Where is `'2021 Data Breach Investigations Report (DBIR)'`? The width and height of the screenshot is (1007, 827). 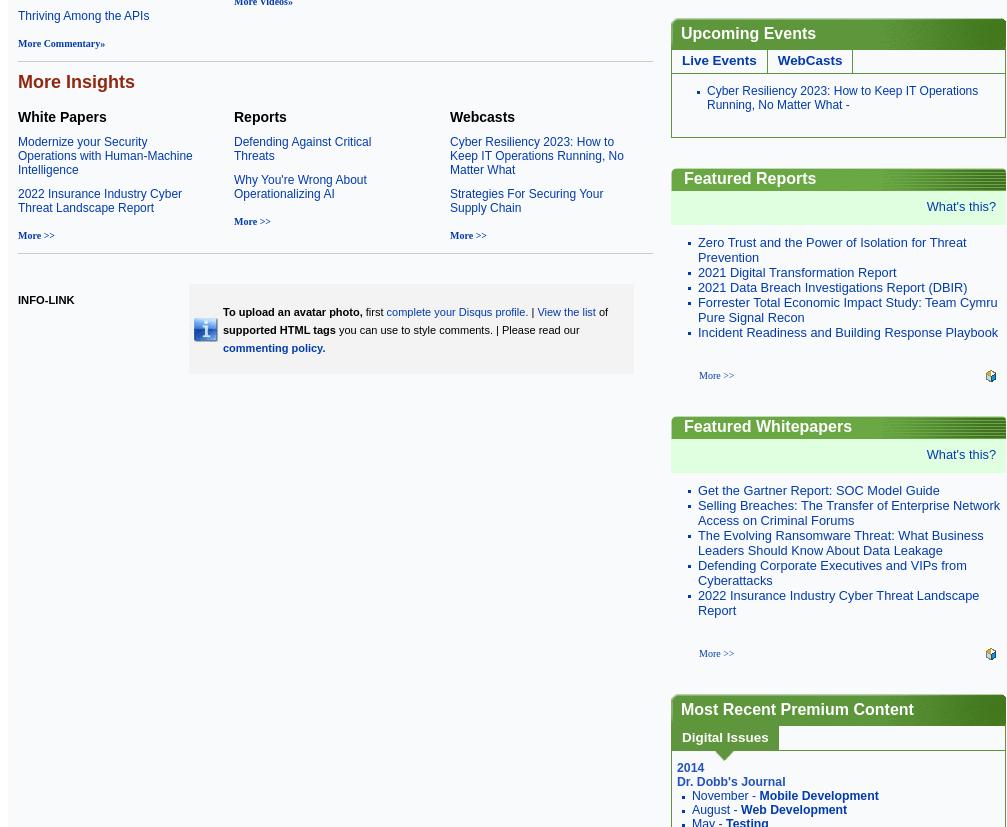
'2021 Data Breach Investigations Report (DBIR)' is located at coordinates (696, 286).